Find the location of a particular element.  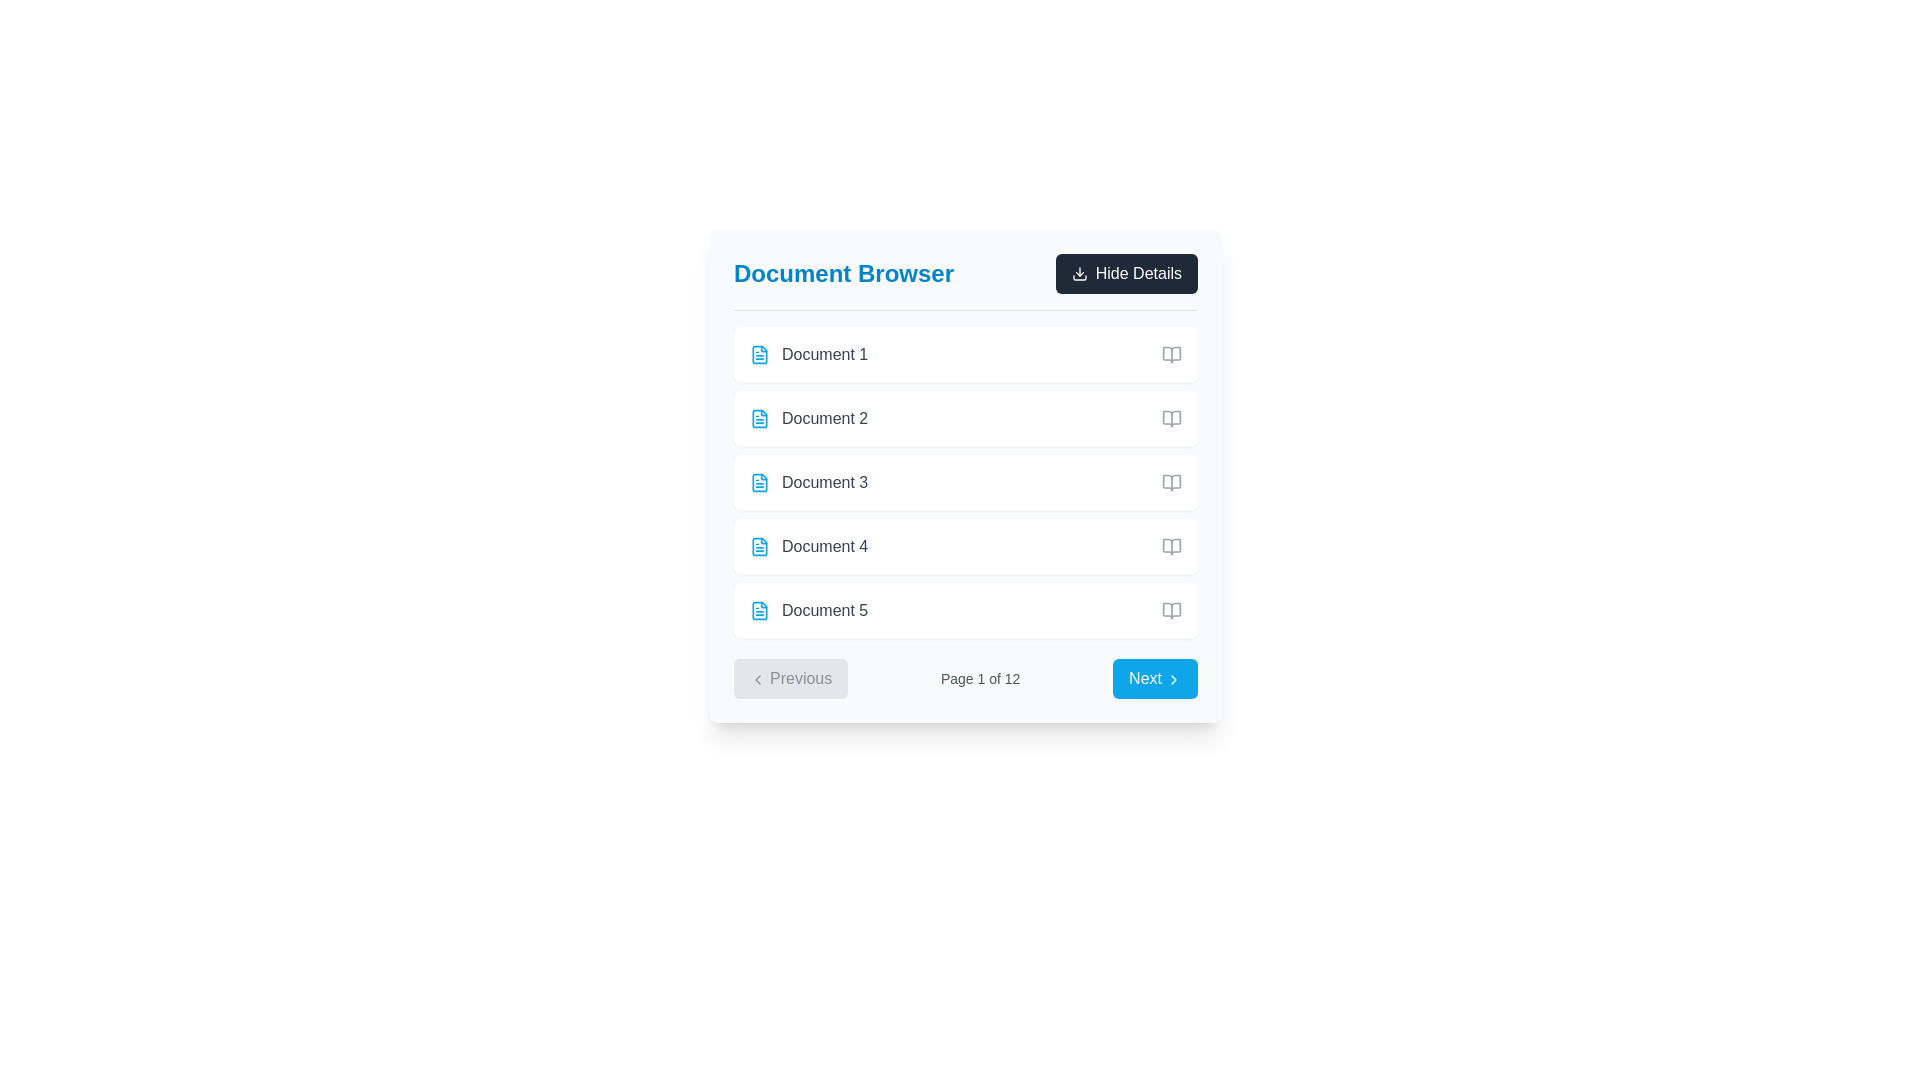

the document outline icon located to the left of the text 'Document 5' in the document list, which is styled as a blue rounded rectangle is located at coordinates (758, 609).